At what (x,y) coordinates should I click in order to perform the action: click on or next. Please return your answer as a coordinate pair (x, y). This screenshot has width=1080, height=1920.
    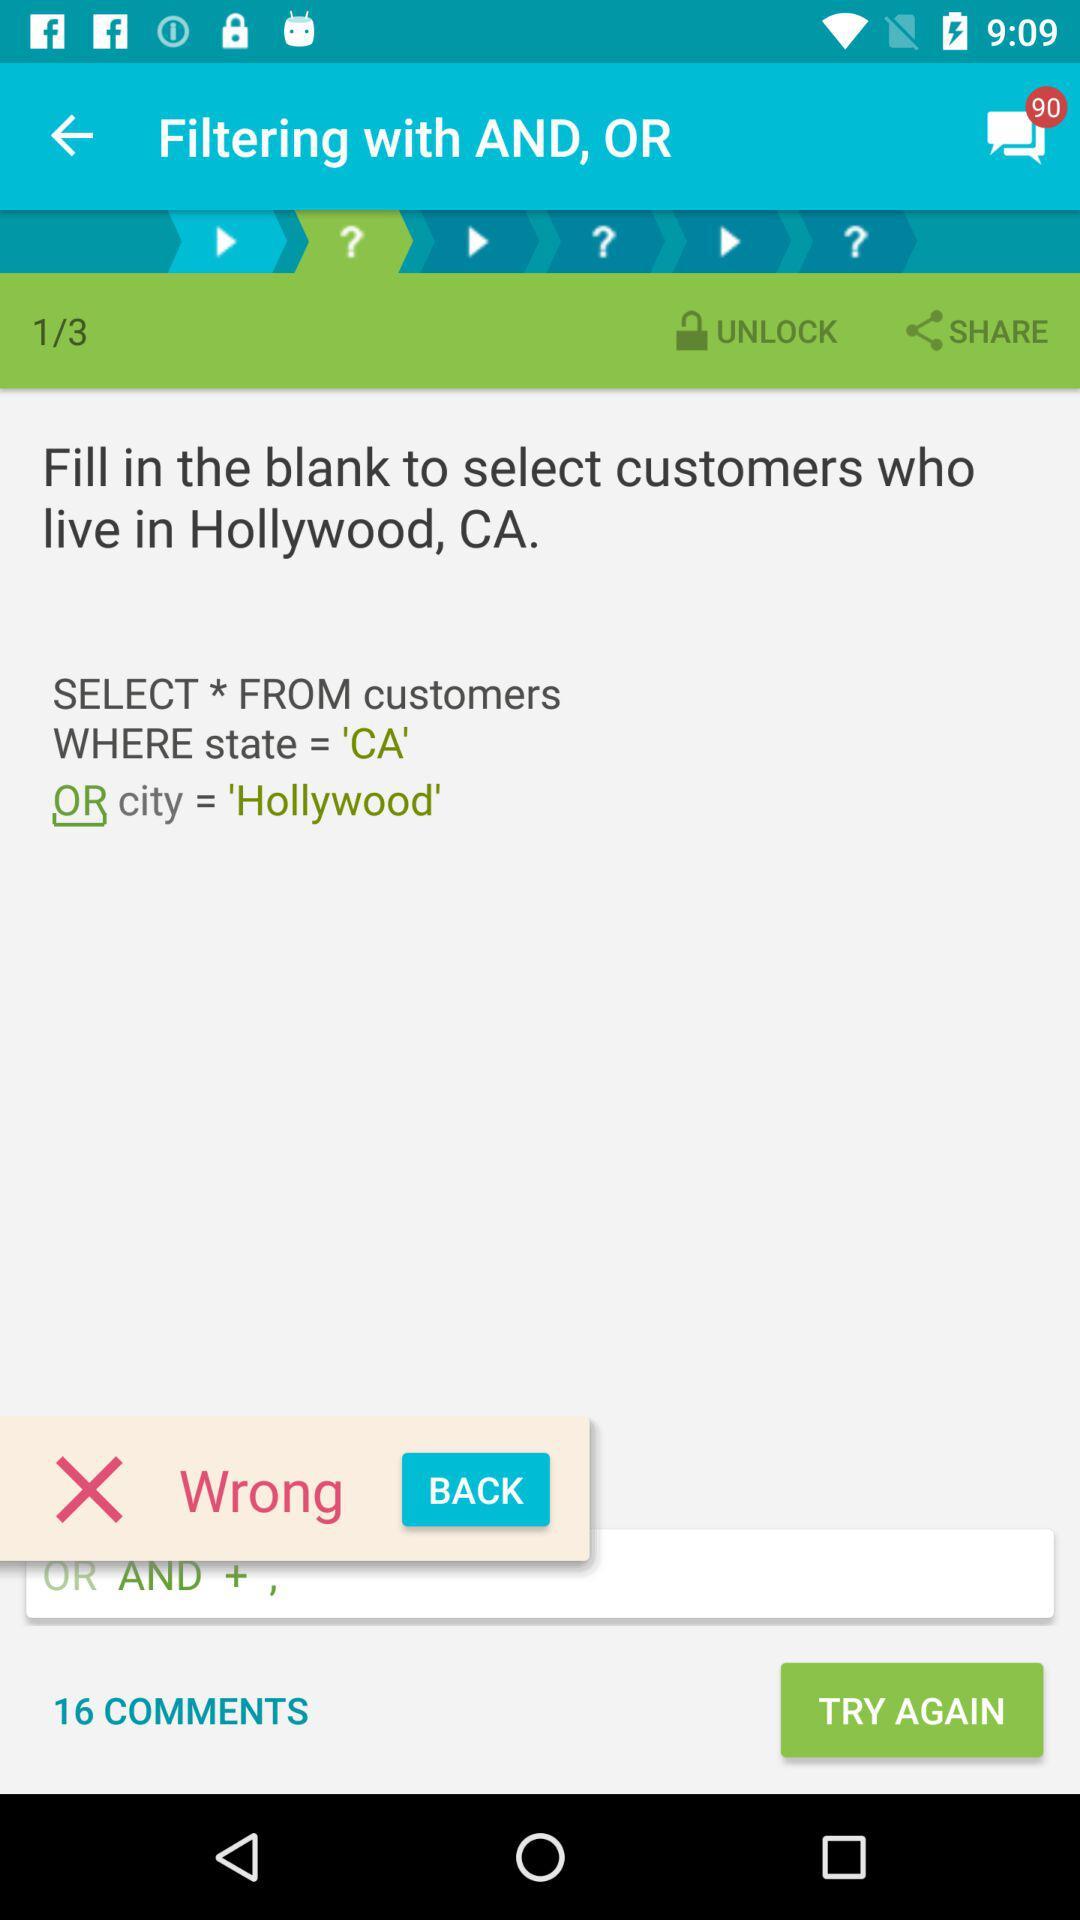
    Looking at the image, I should click on (477, 240).